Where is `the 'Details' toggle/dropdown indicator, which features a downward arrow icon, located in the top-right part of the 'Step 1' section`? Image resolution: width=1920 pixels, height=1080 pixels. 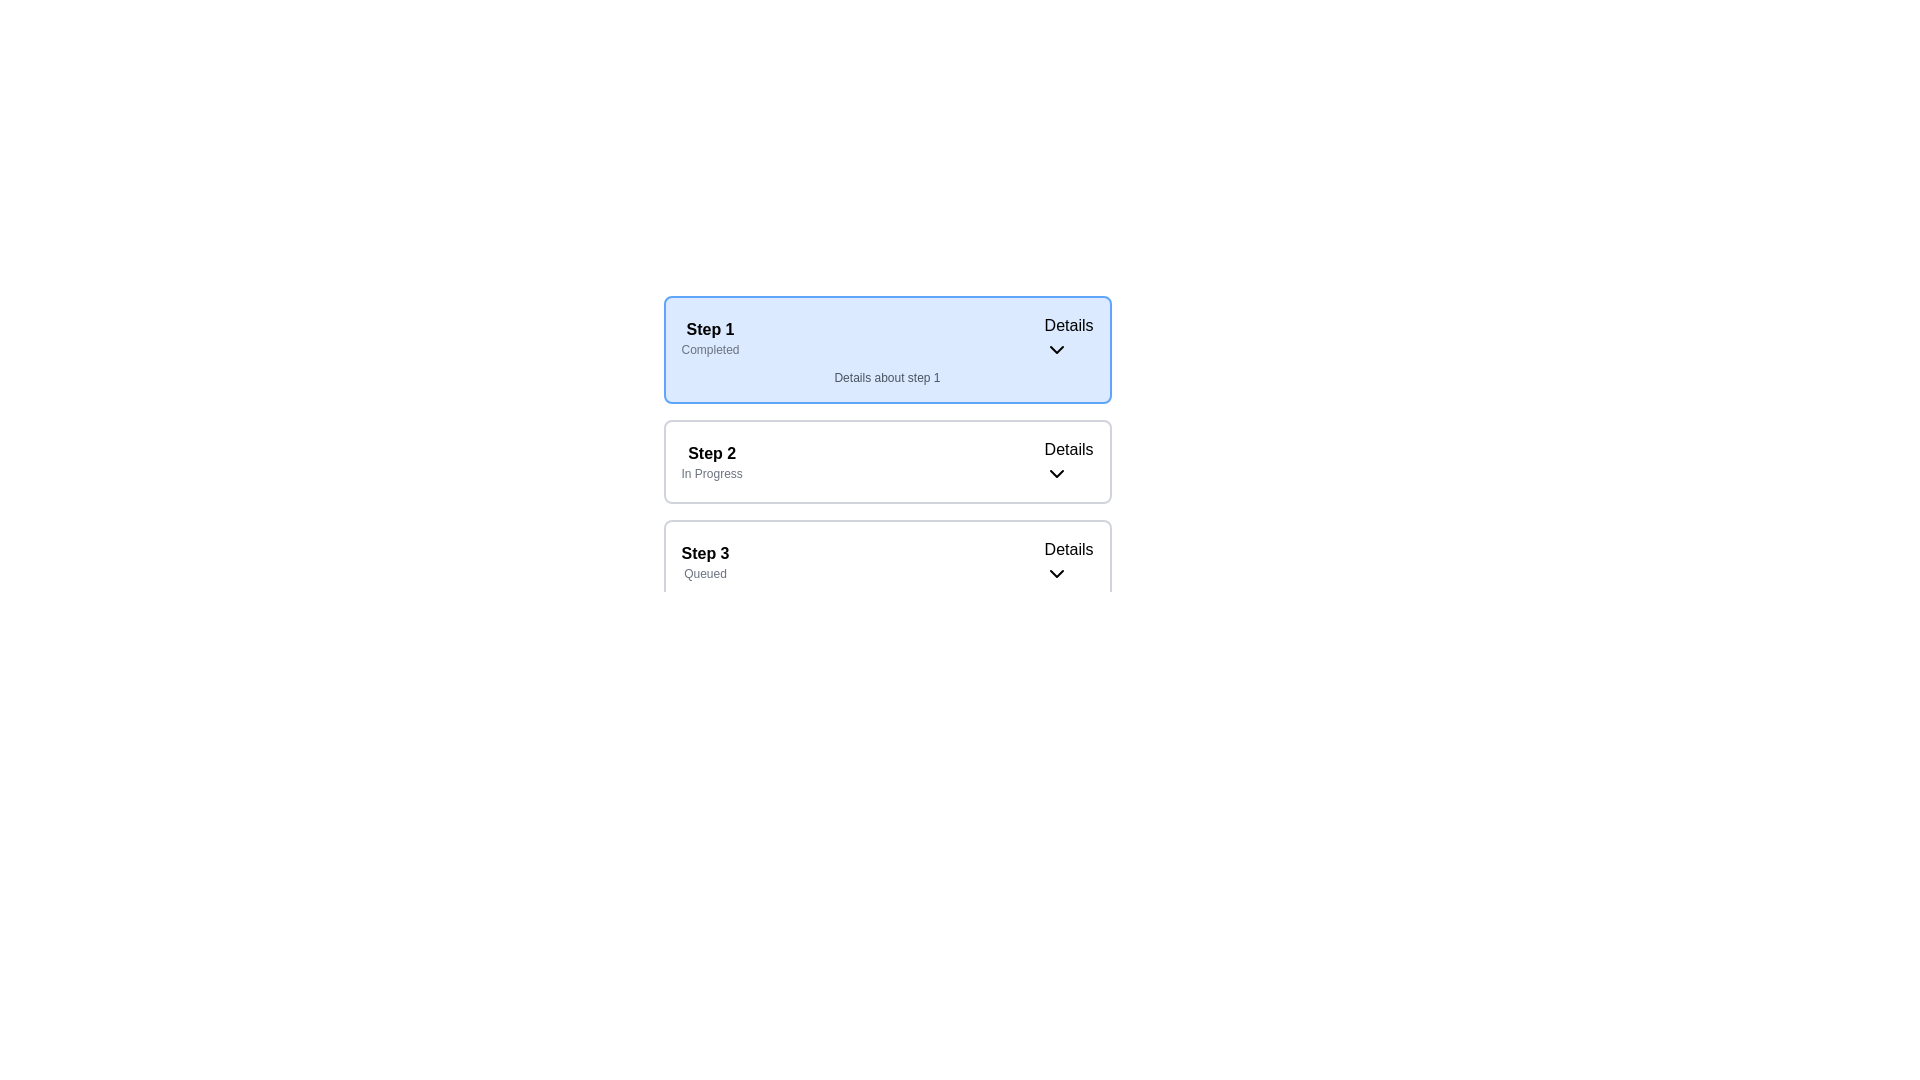 the 'Details' toggle/dropdown indicator, which features a downward arrow icon, located in the top-right part of the 'Step 1' section is located at coordinates (1068, 337).